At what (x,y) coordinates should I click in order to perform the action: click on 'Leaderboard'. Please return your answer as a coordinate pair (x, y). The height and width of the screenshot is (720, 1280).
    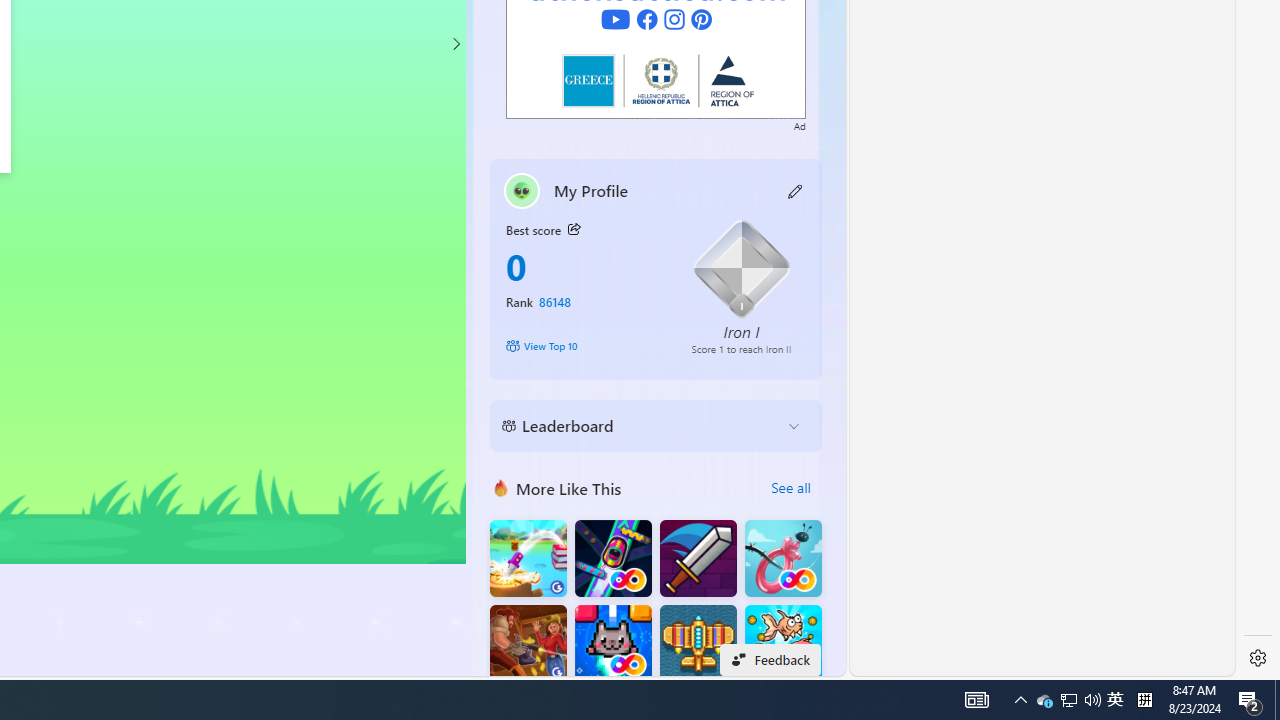
    Looking at the image, I should click on (640, 424).